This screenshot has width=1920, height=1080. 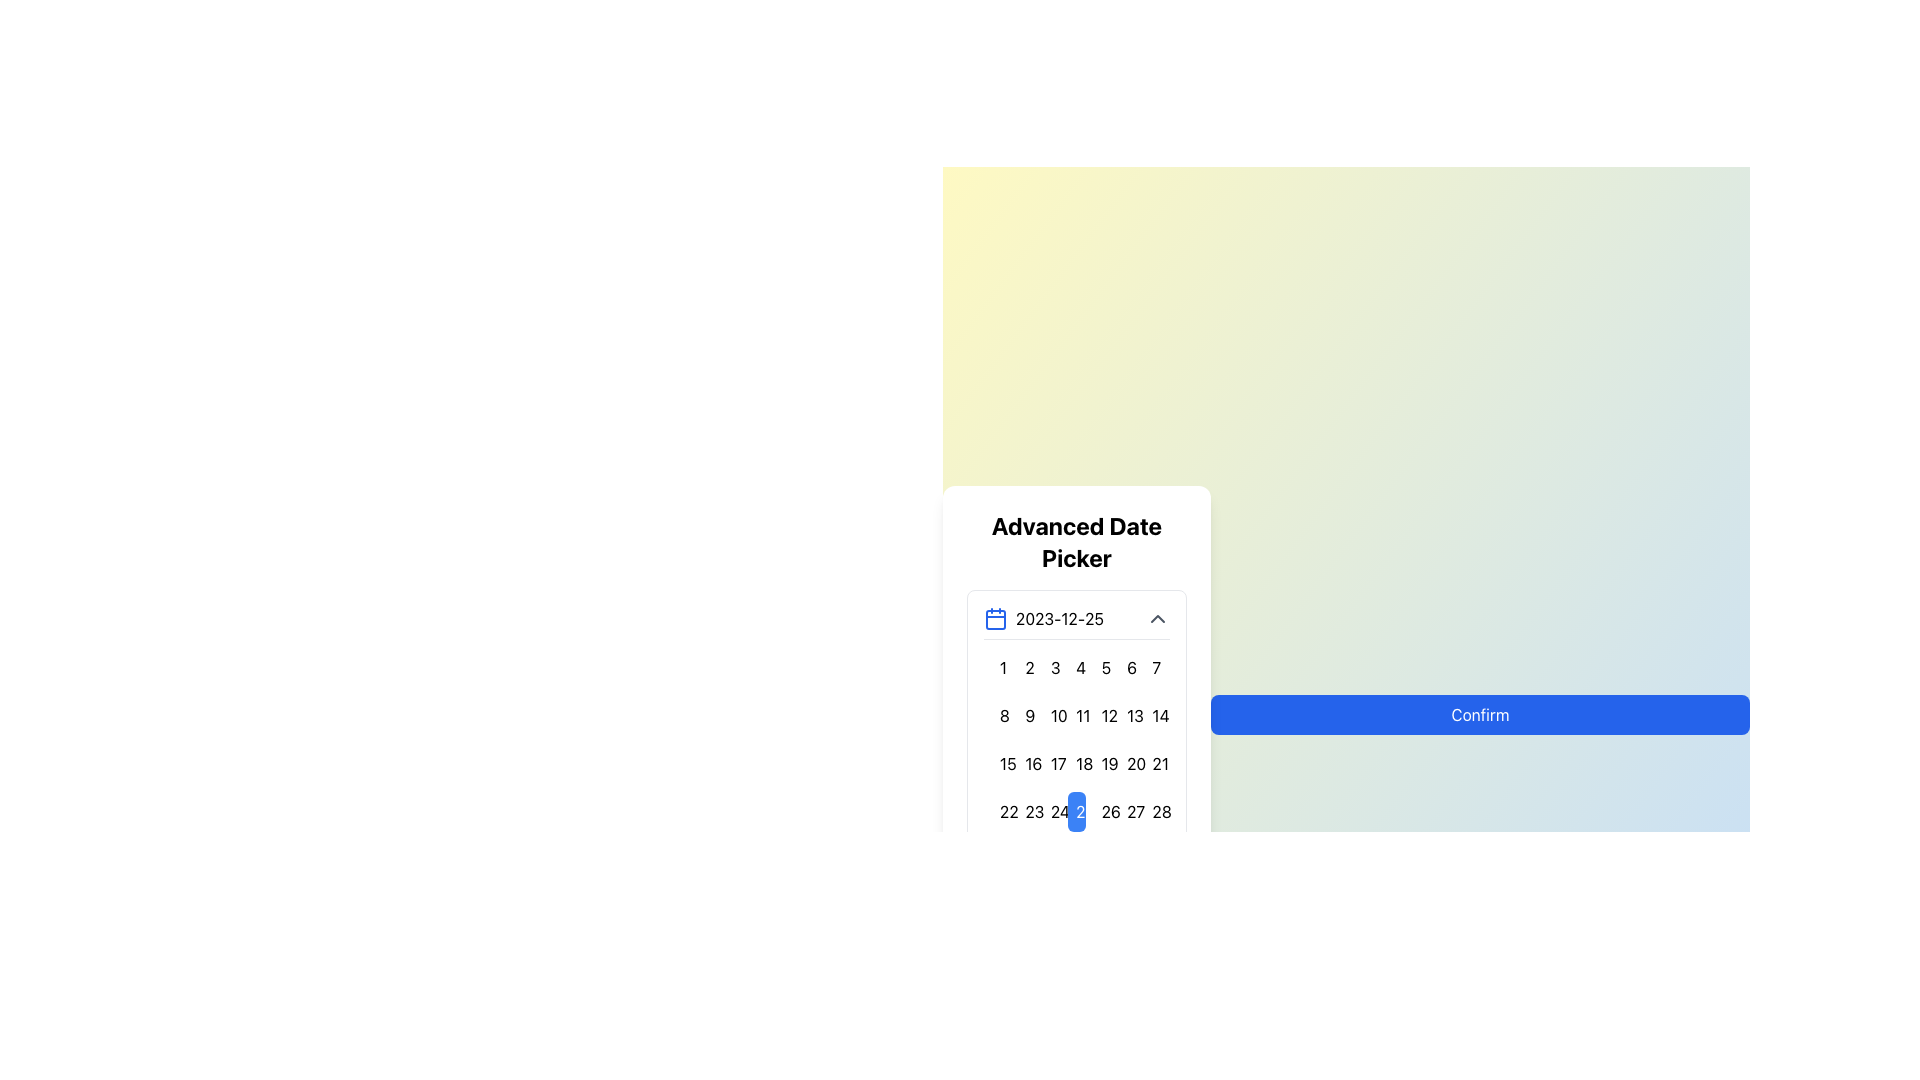 What do you see at coordinates (1101, 811) in the screenshot?
I see `the calendar date button displaying '26', located in the fifth row and fourth column of the grid` at bounding box center [1101, 811].